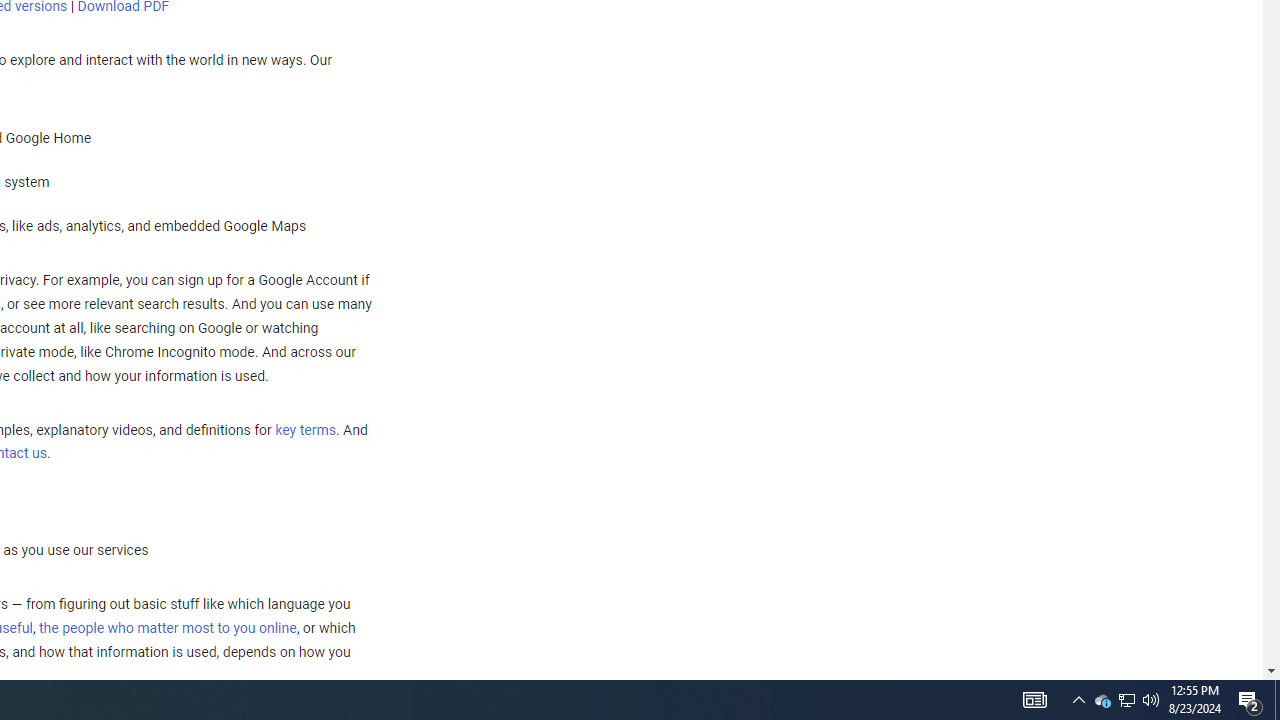  Describe the element at coordinates (167, 627) in the screenshot. I see `'the people who matter most to you online'` at that location.